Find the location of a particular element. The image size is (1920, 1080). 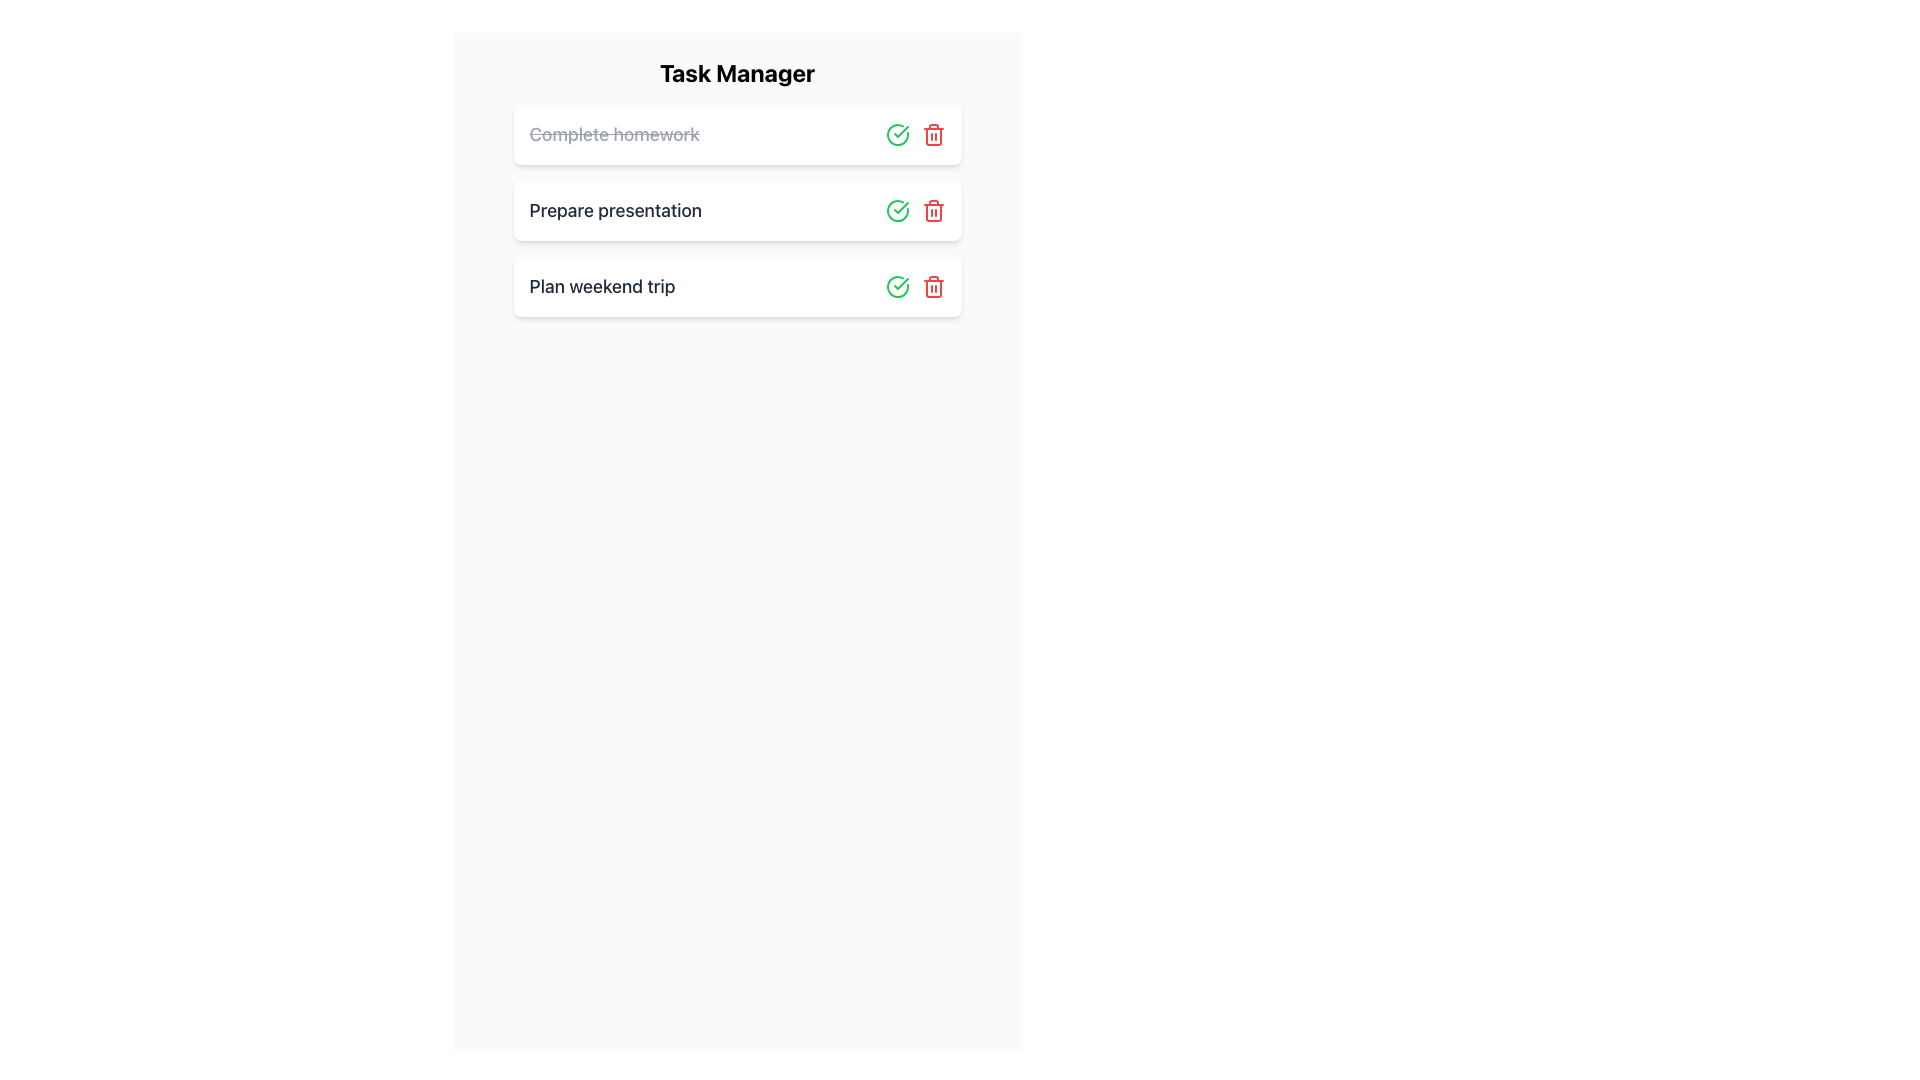

the green circular check mark icon located at the right end of the first row in the 'Task Manager' interface is located at coordinates (896, 135).